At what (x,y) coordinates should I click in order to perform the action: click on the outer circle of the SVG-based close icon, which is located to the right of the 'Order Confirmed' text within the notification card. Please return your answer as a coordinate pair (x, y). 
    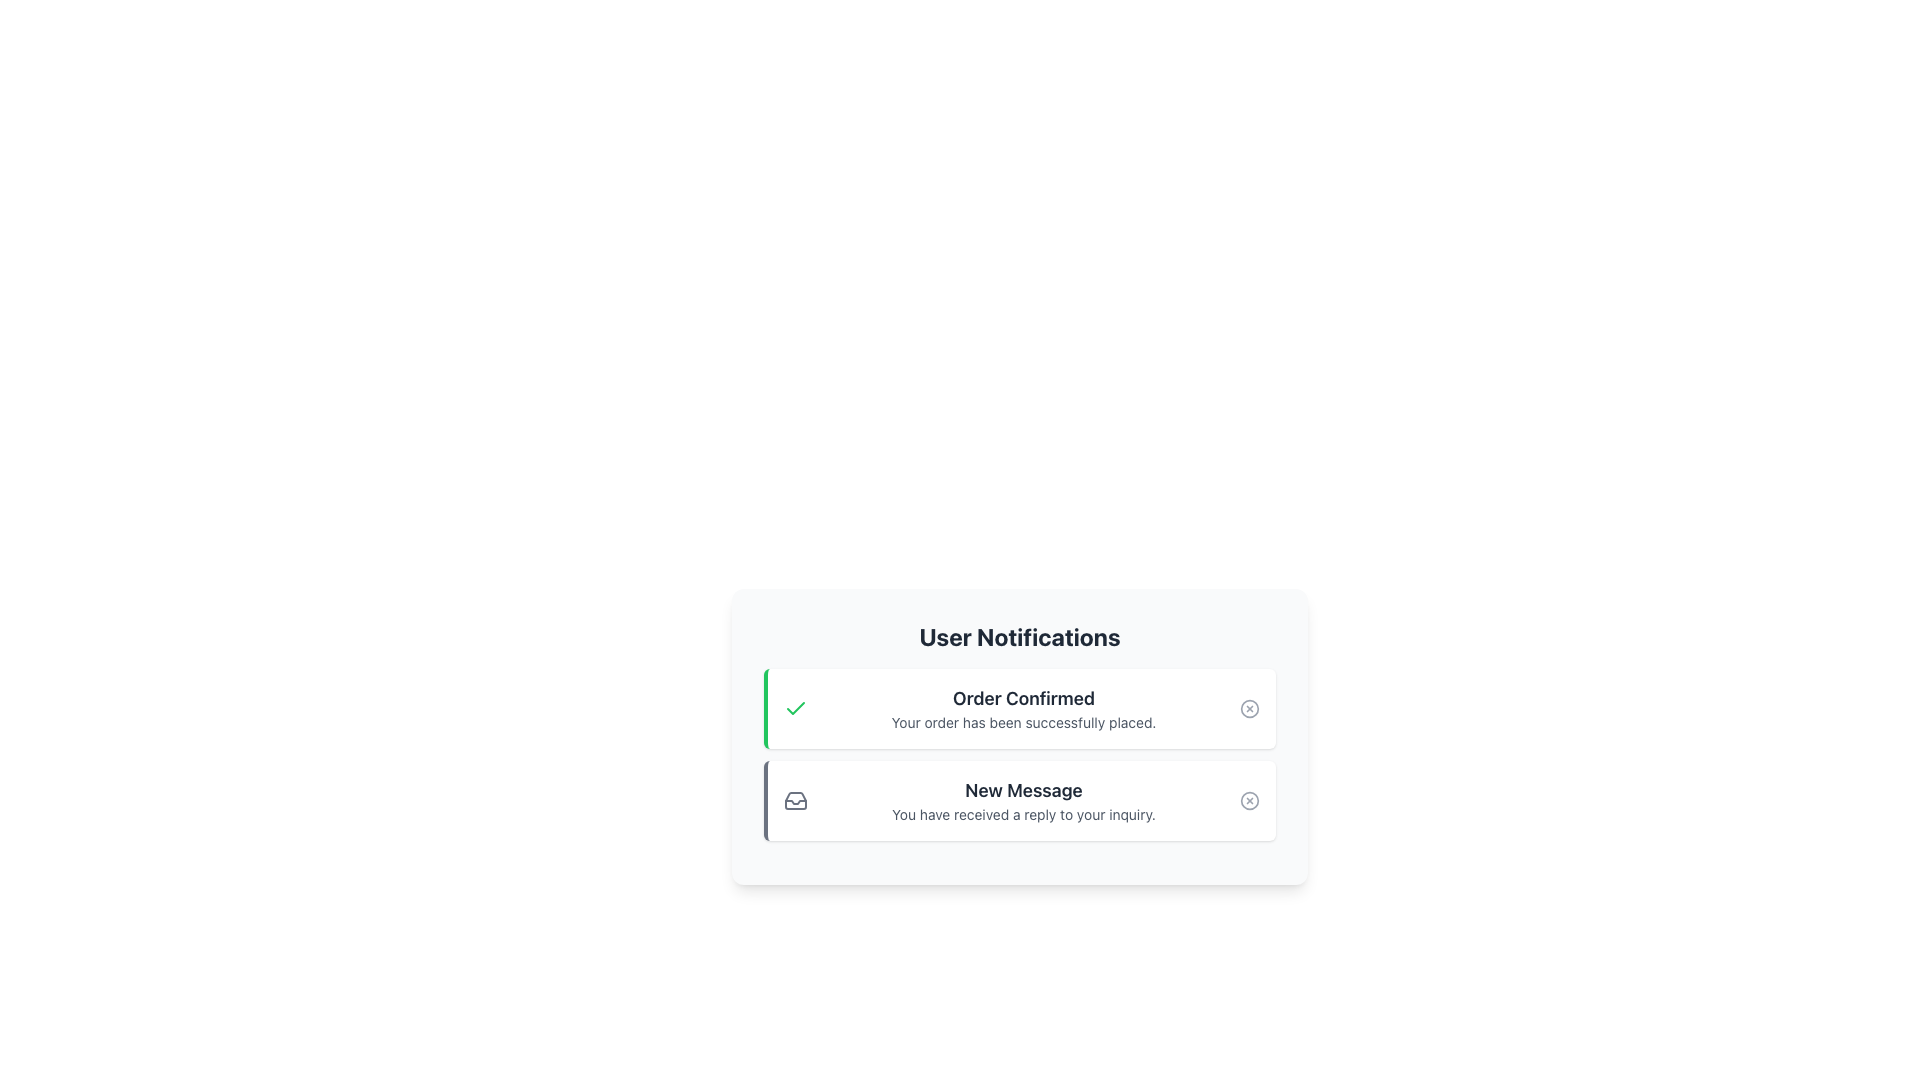
    Looking at the image, I should click on (1248, 708).